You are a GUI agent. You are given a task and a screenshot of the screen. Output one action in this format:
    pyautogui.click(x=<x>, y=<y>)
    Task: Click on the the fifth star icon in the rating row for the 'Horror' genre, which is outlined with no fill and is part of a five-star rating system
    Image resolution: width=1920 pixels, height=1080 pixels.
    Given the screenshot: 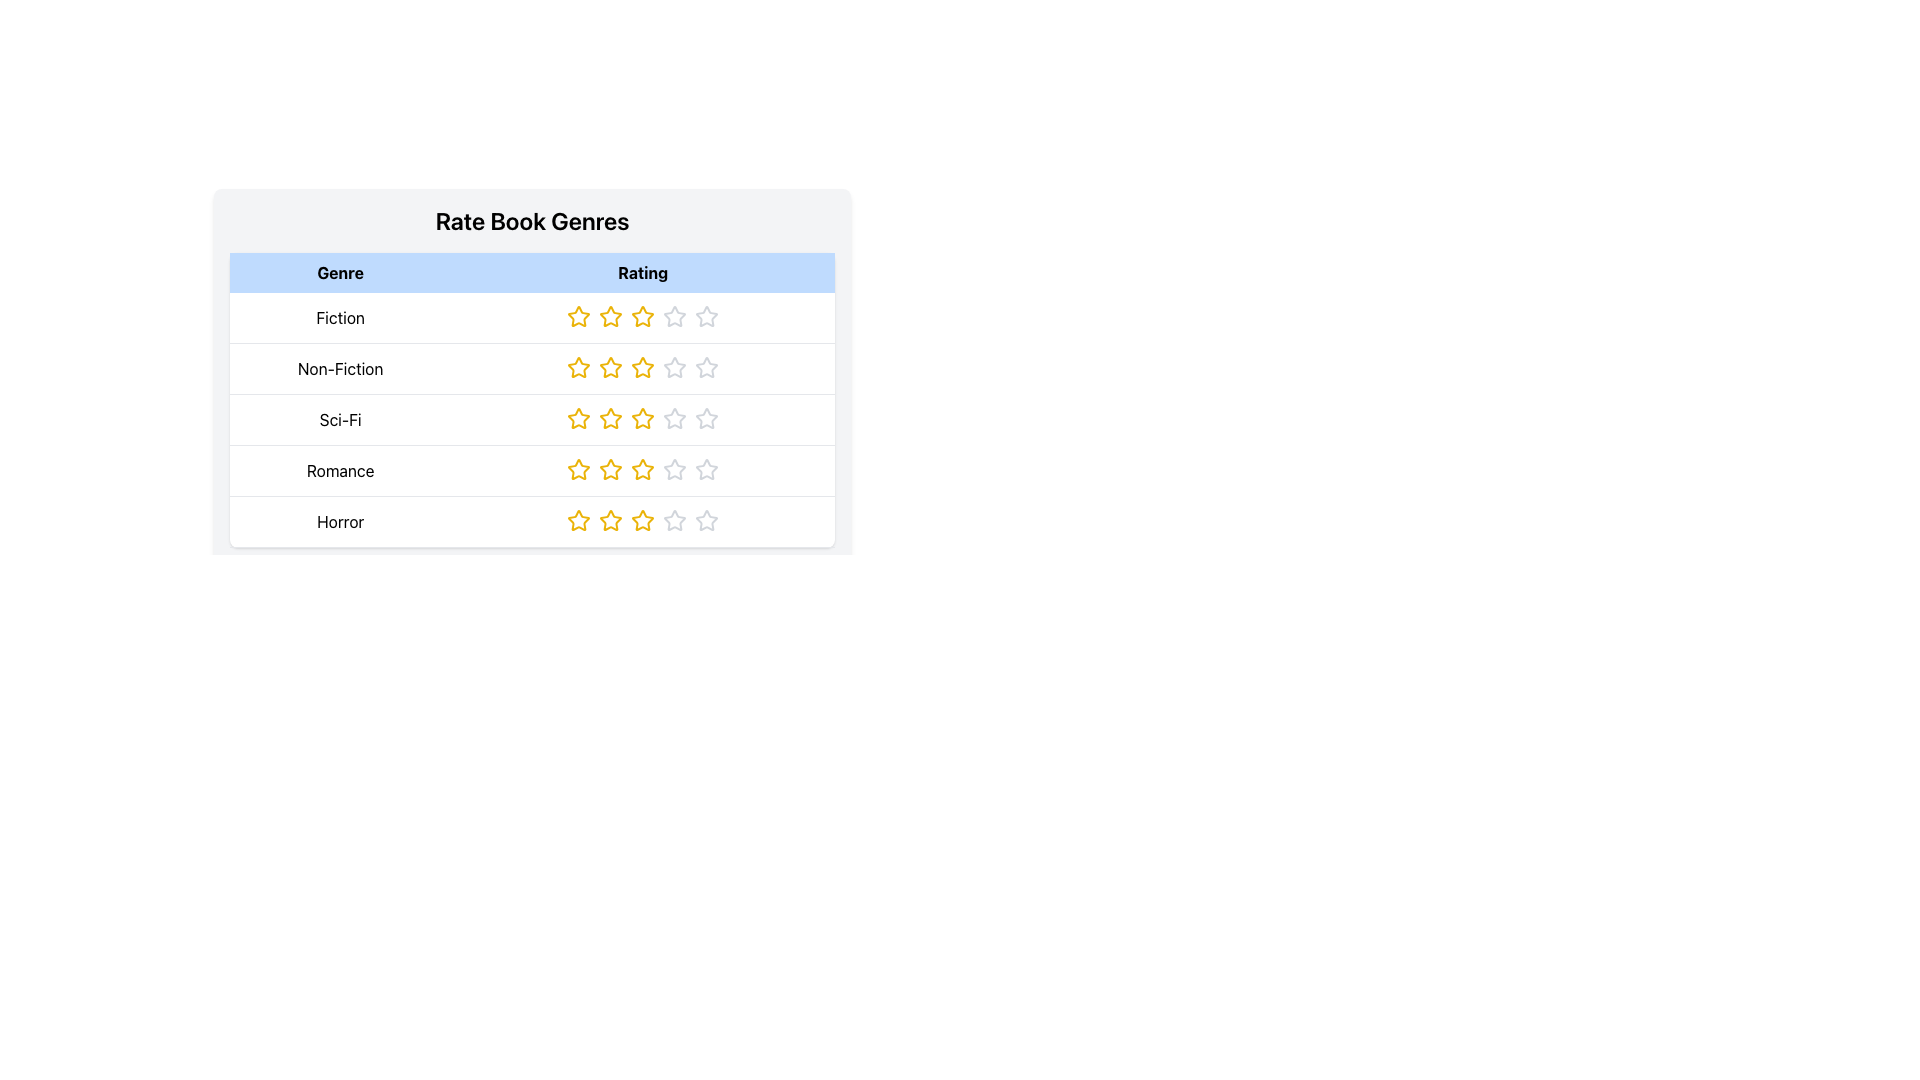 What is the action you would take?
    pyautogui.click(x=707, y=519)
    